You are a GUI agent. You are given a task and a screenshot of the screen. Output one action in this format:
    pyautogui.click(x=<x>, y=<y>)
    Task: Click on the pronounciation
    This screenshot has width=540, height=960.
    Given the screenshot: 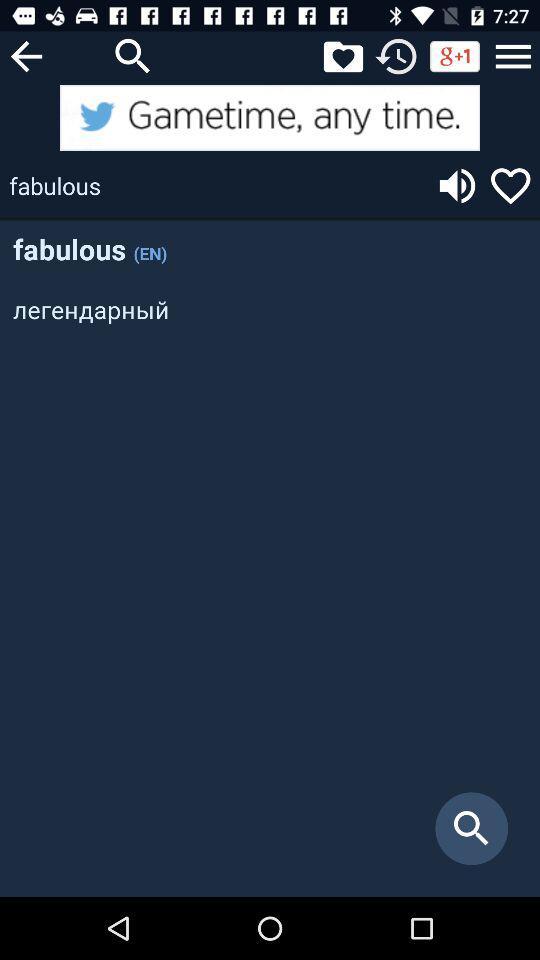 What is the action you would take?
    pyautogui.click(x=457, y=185)
    